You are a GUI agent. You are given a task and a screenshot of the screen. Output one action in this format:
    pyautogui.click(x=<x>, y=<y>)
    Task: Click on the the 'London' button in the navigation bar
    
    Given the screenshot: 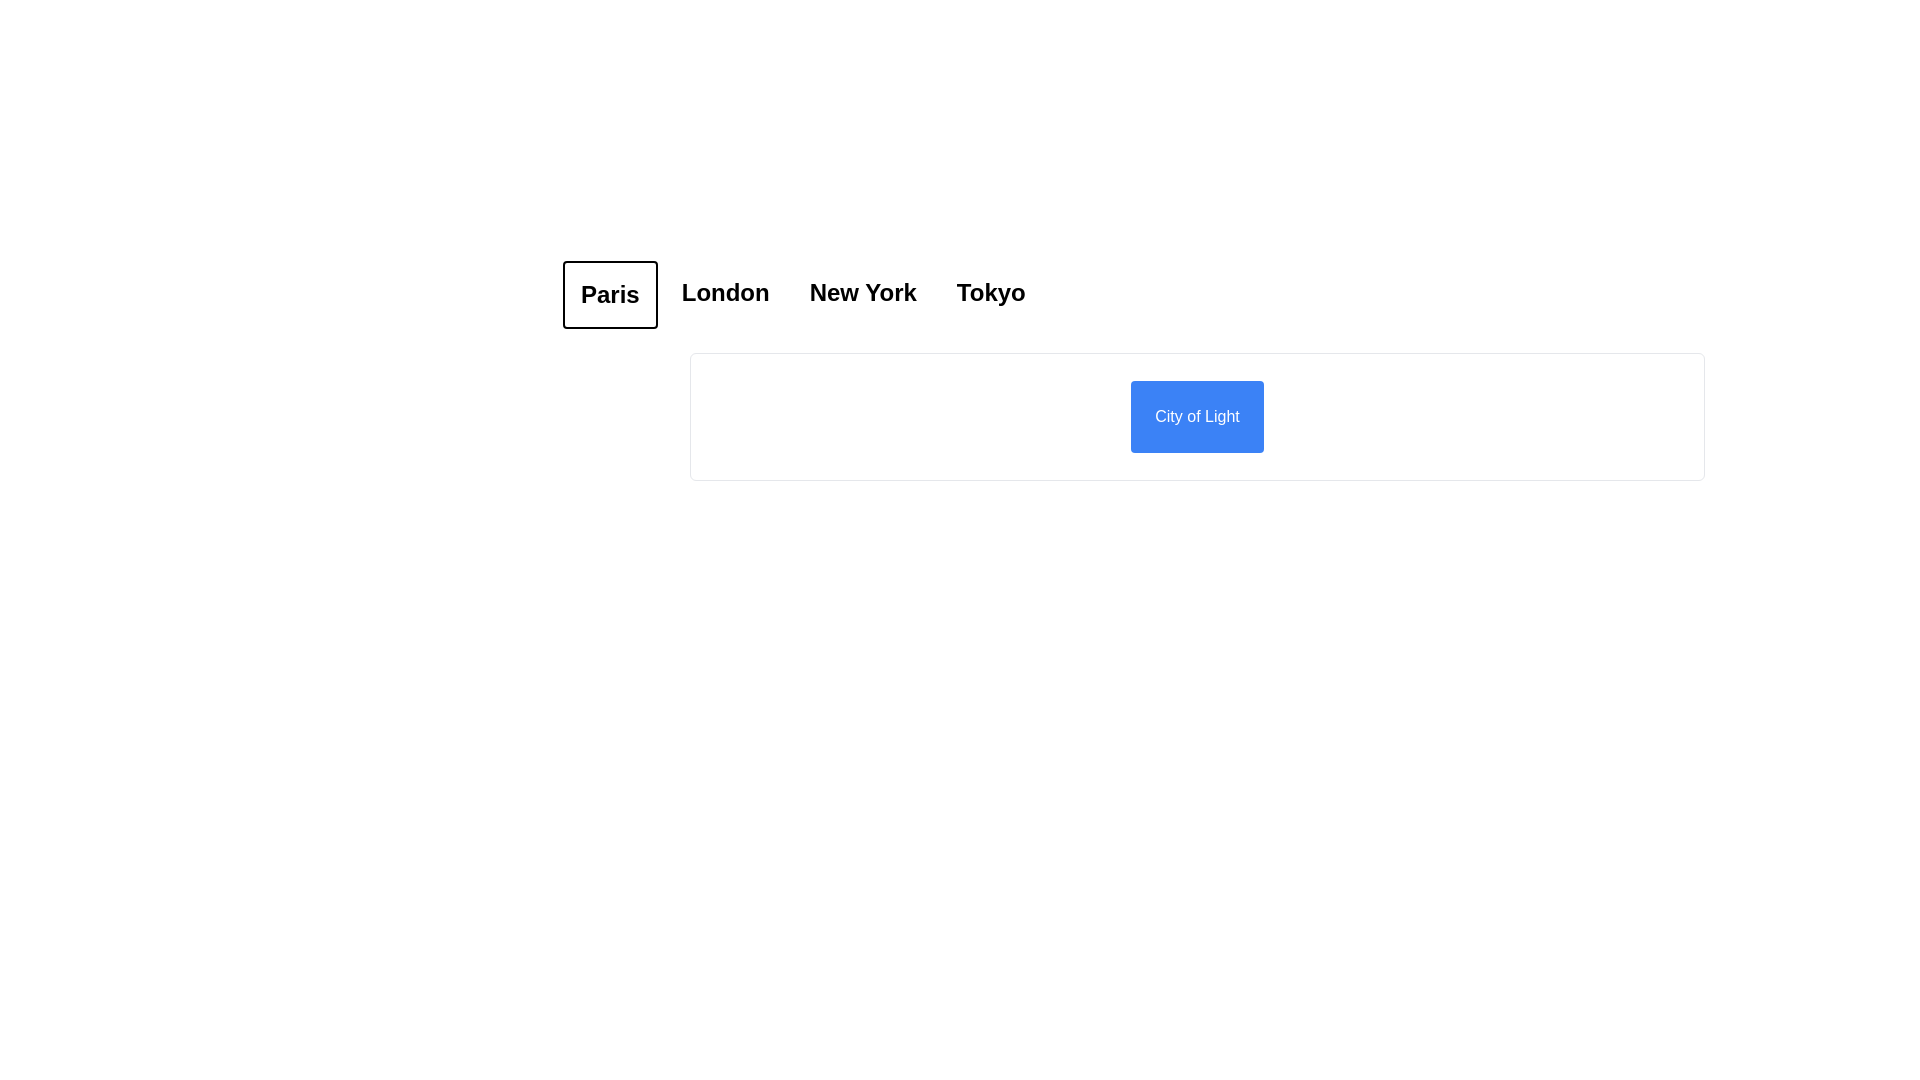 What is the action you would take?
    pyautogui.click(x=724, y=294)
    